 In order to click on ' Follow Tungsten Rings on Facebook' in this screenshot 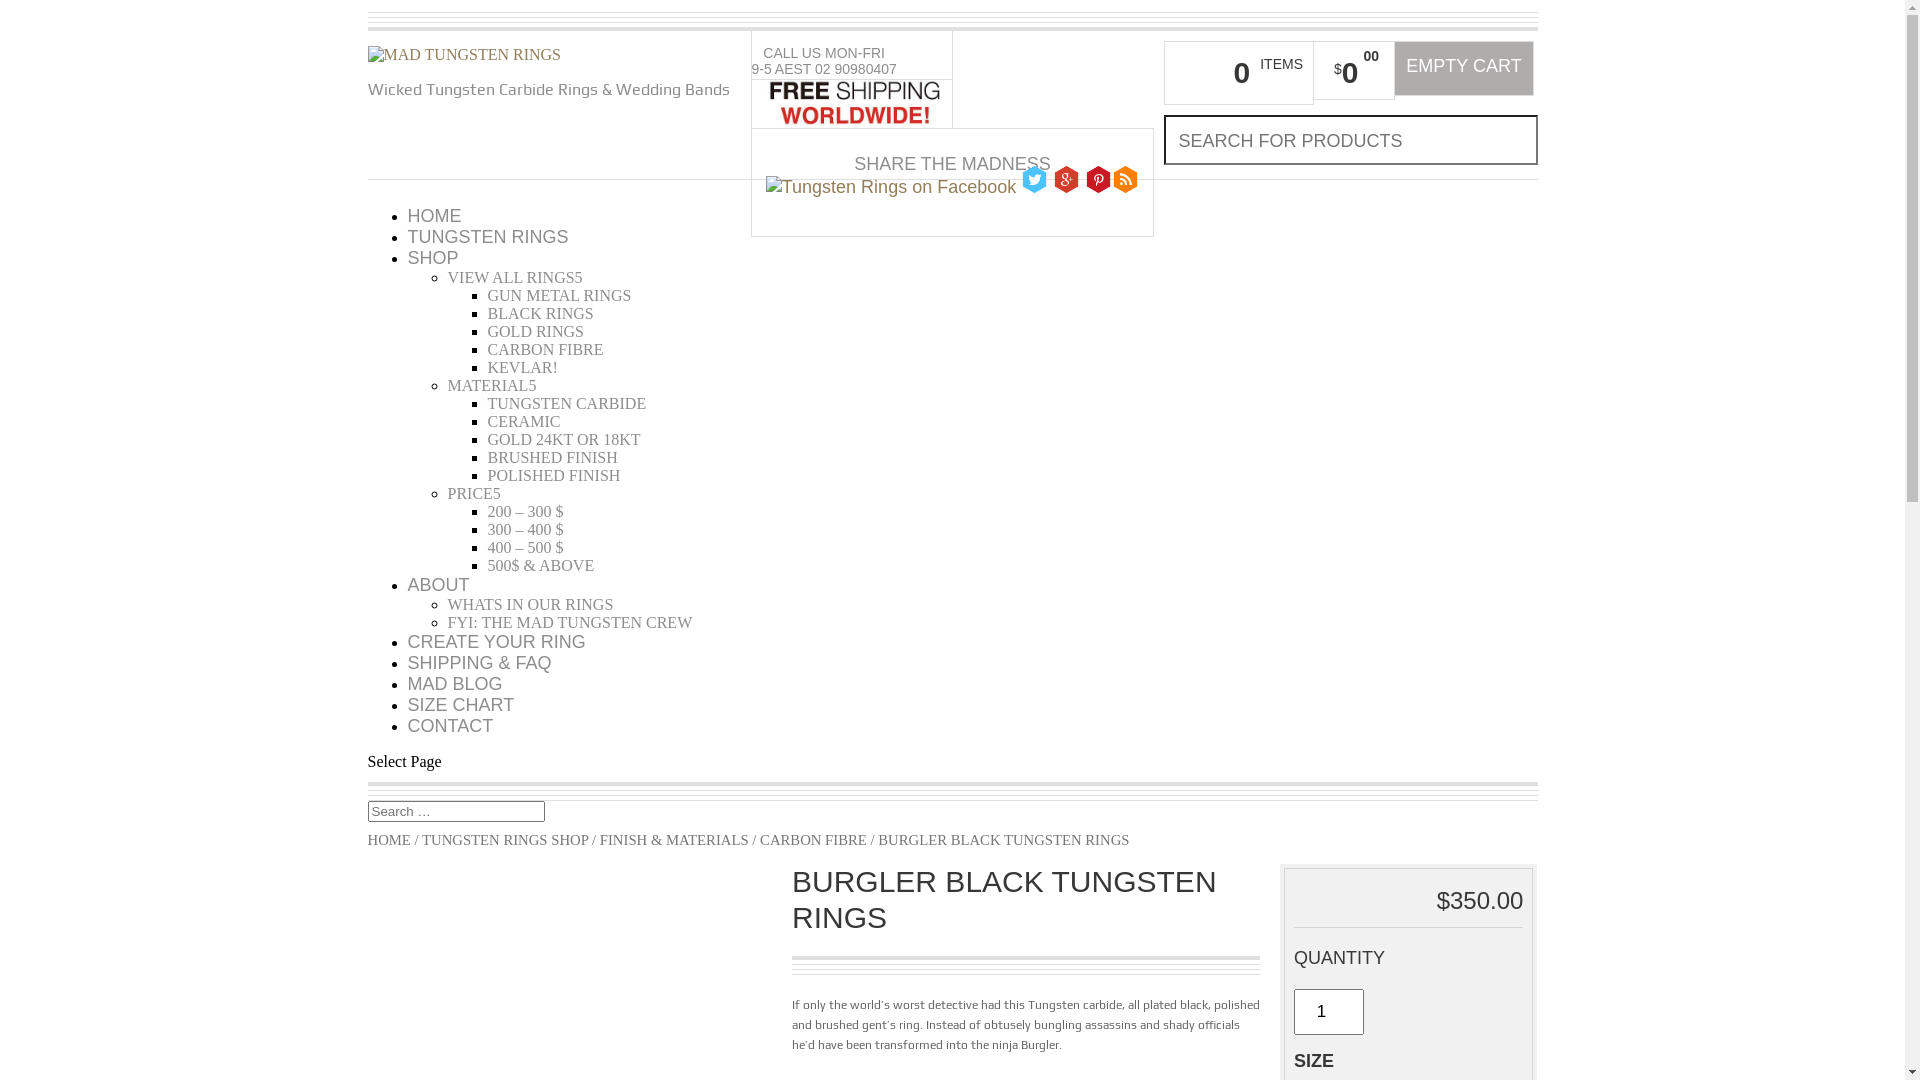, I will do `click(765, 187)`.